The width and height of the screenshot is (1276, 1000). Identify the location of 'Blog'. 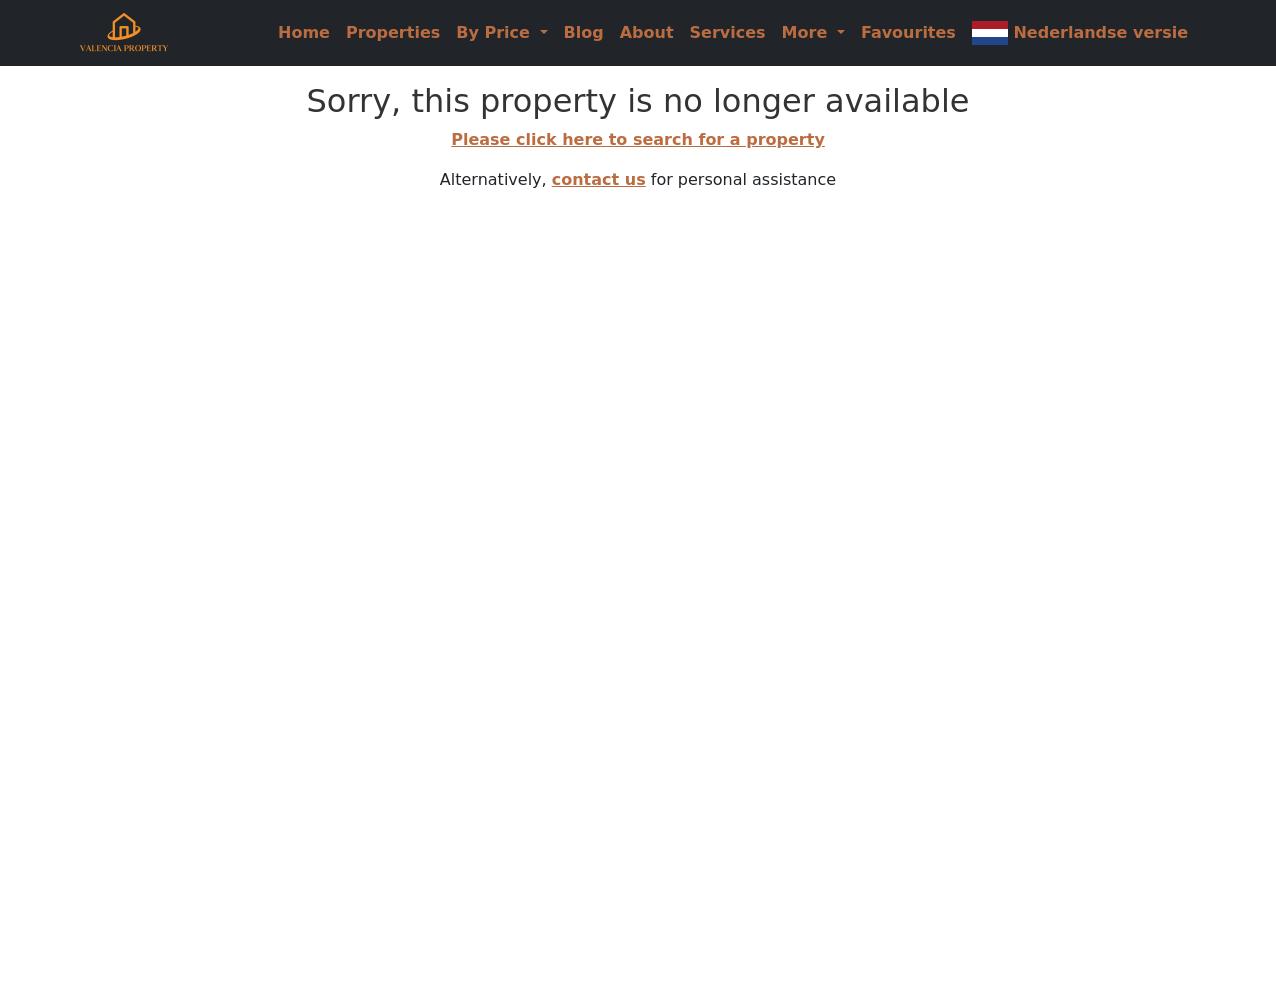
(562, 31).